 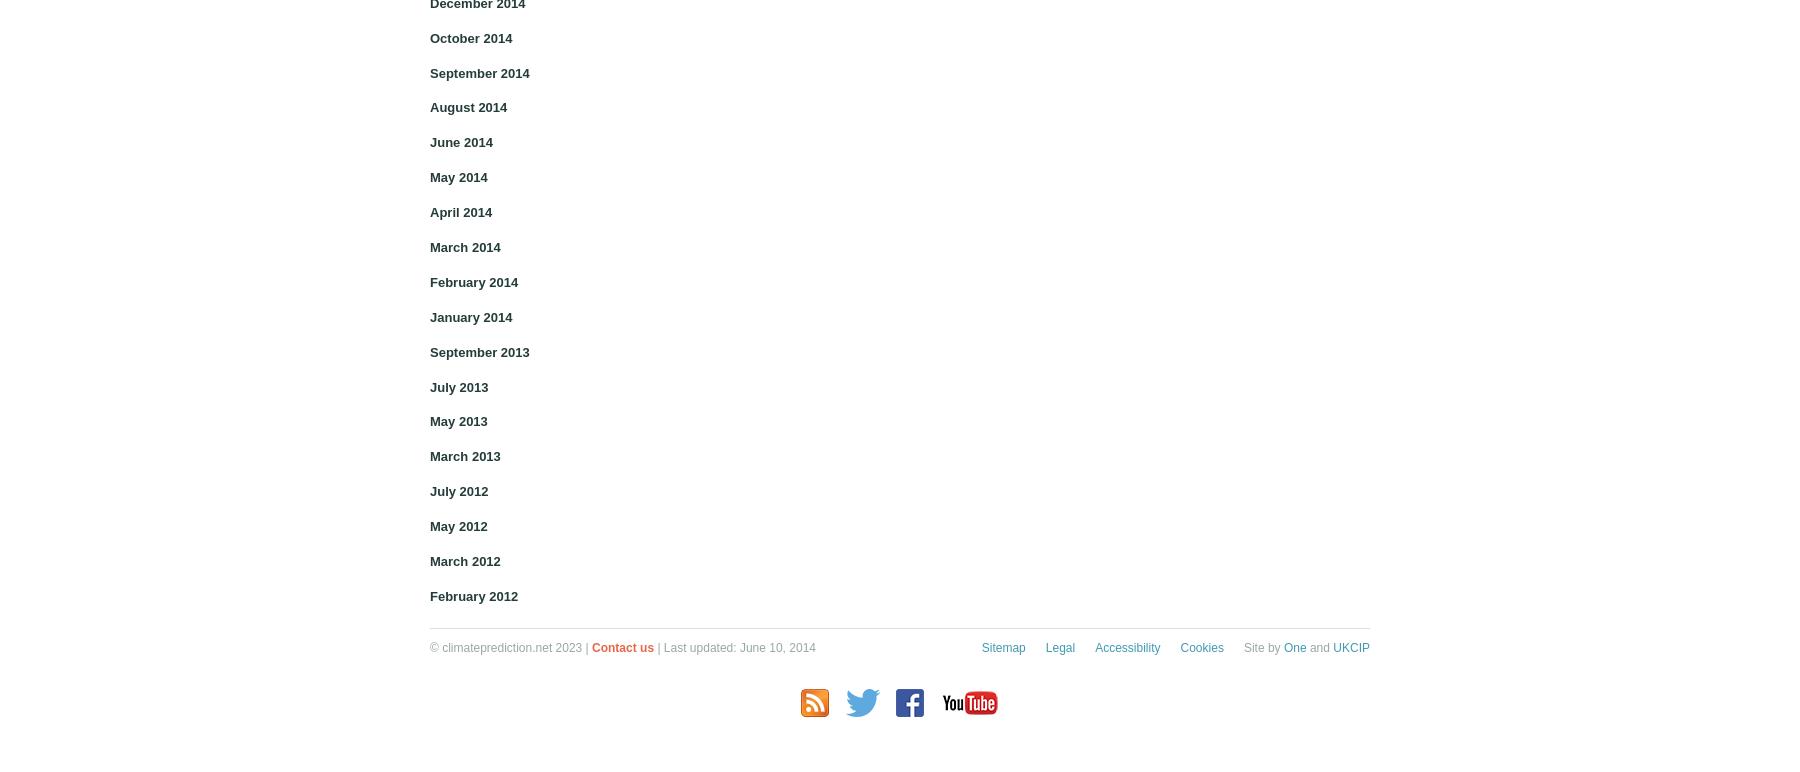 What do you see at coordinates (430, 142) in the screenshot?
I see `'June 2014'` at bounding box center [430, 142].